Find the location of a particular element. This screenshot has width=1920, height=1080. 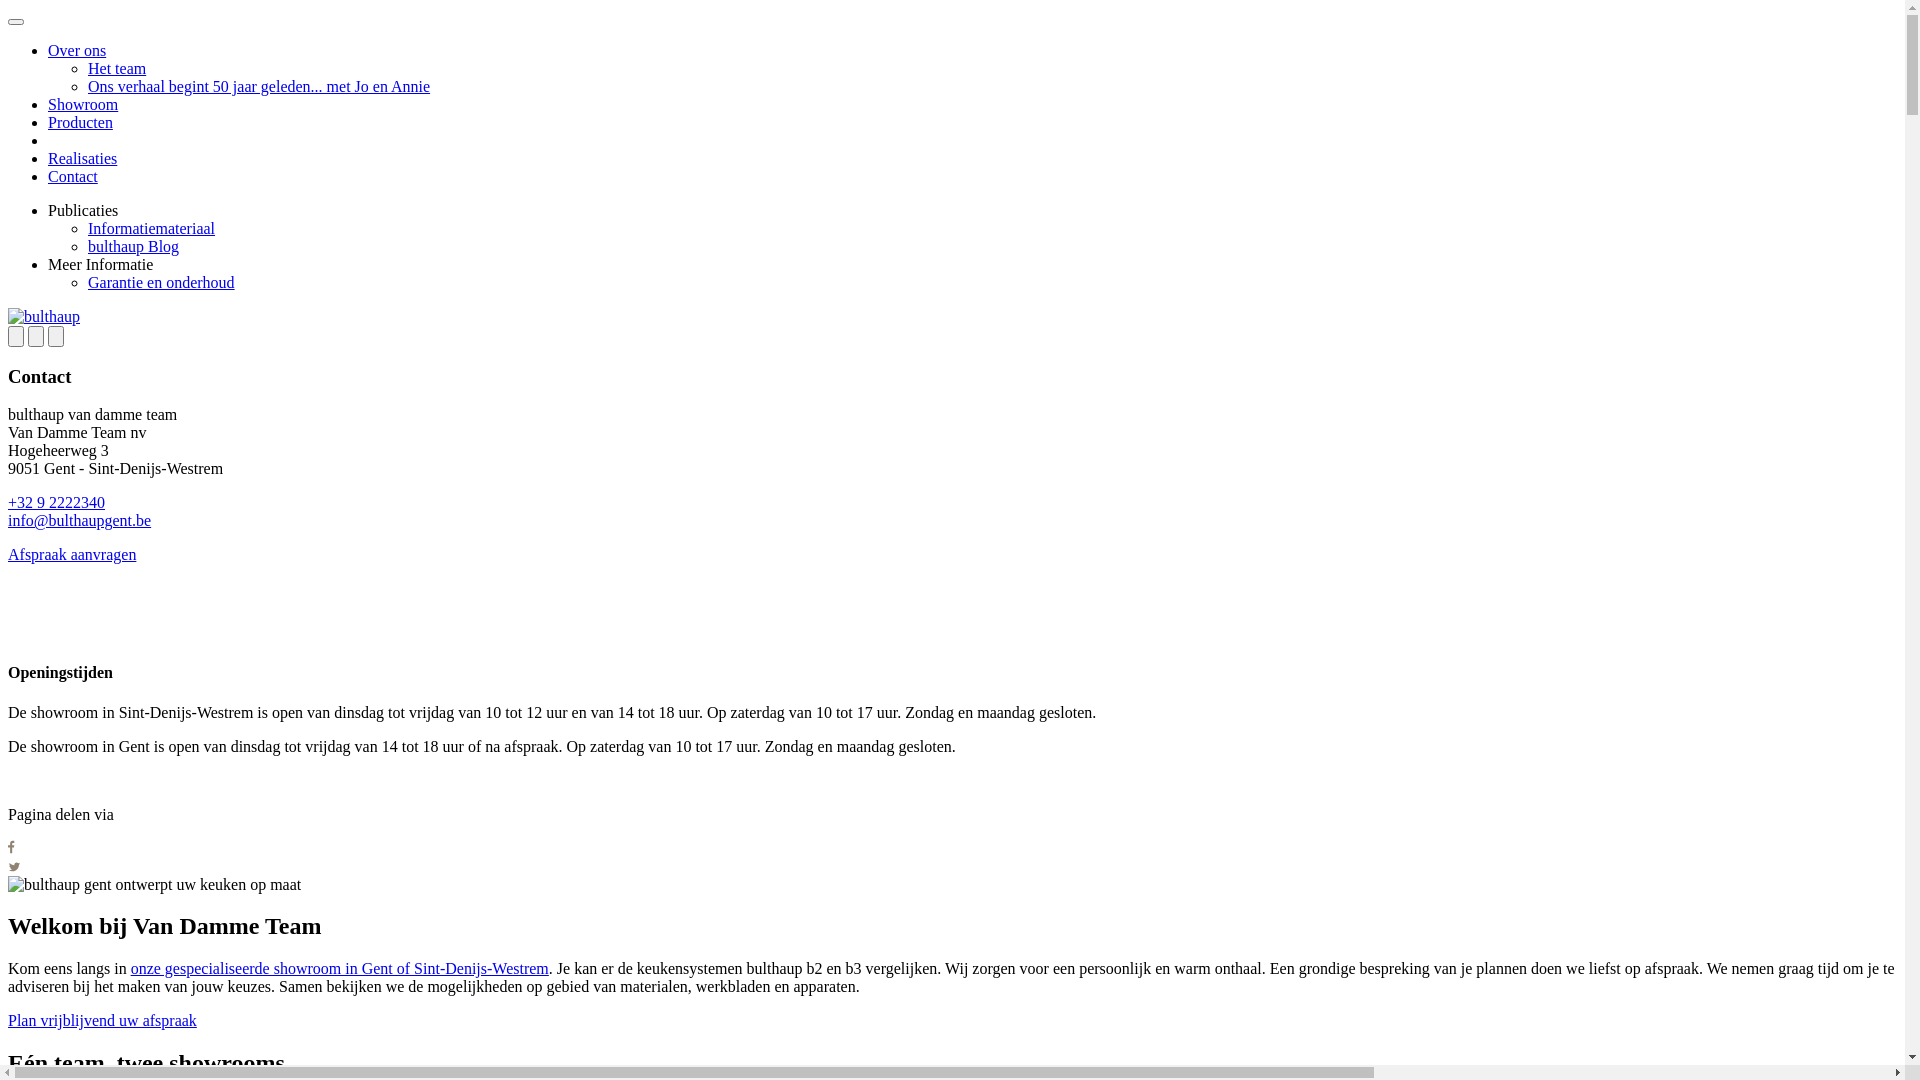

'bulthaup Blog' is located at coordinates (132, 245).